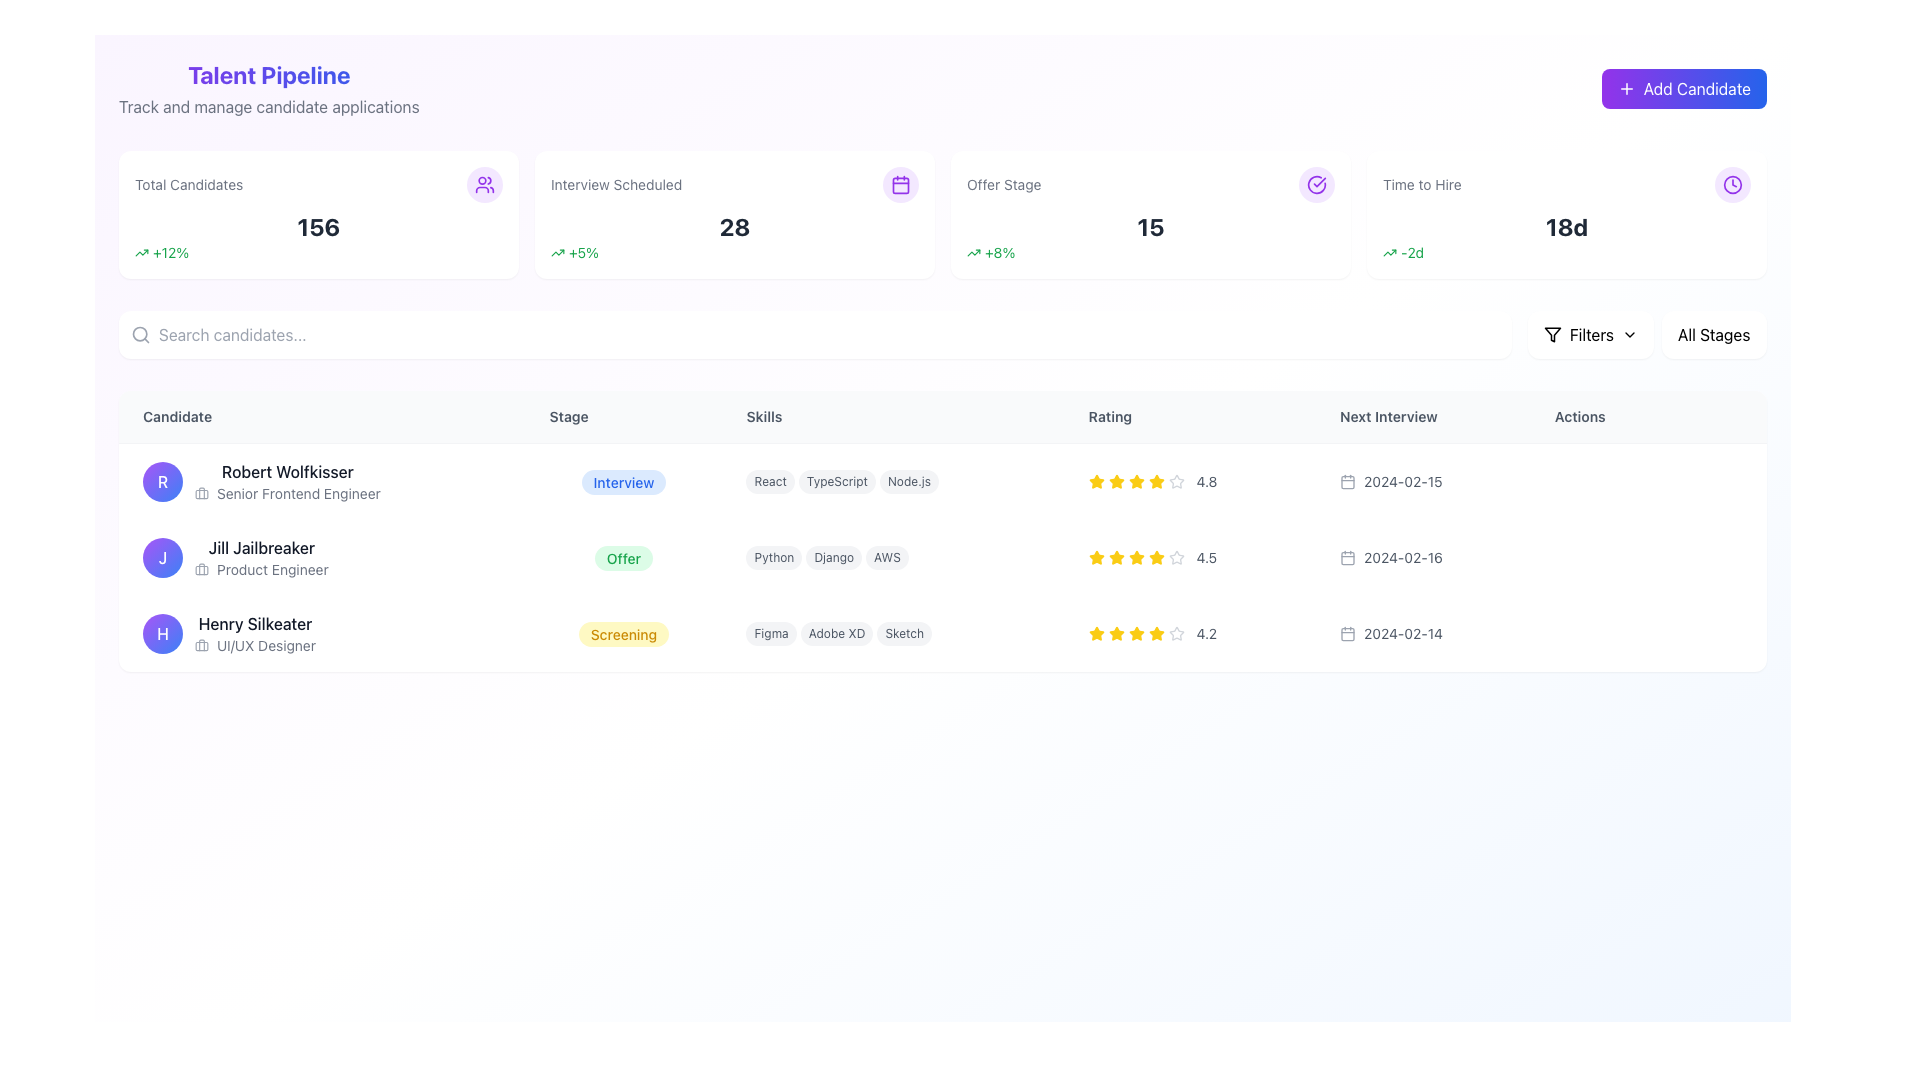 Image resolution: width=1920 pixels, height=1080 pixels. Describe the element at coordinates (892, 558) in the screenshot. I see `the static Tag group displaying the skills of the candidate 'Jill Jailbreaker', located in the 'Skills' column of the second row in the 'Talent Pipeline' table` at that location.